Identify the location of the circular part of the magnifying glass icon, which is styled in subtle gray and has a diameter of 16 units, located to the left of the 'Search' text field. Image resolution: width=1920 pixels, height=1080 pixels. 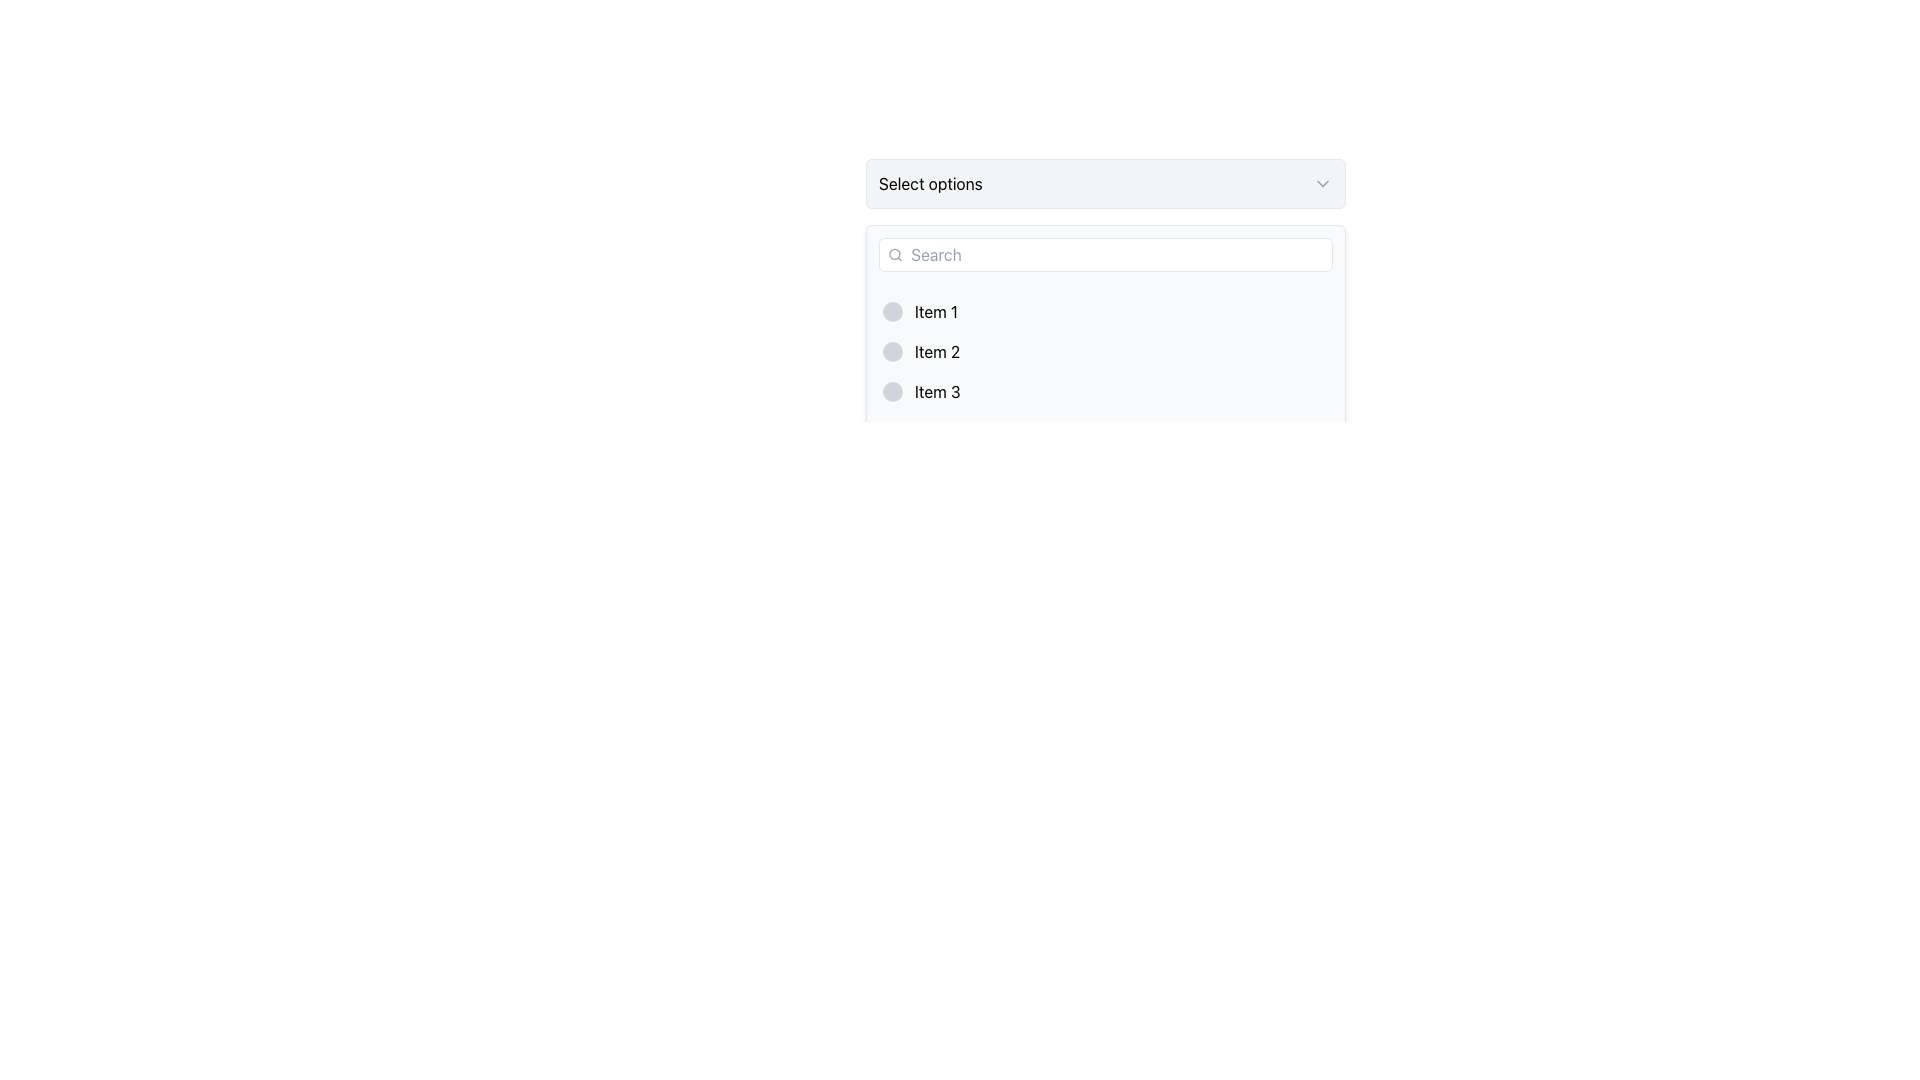
(893, 253).